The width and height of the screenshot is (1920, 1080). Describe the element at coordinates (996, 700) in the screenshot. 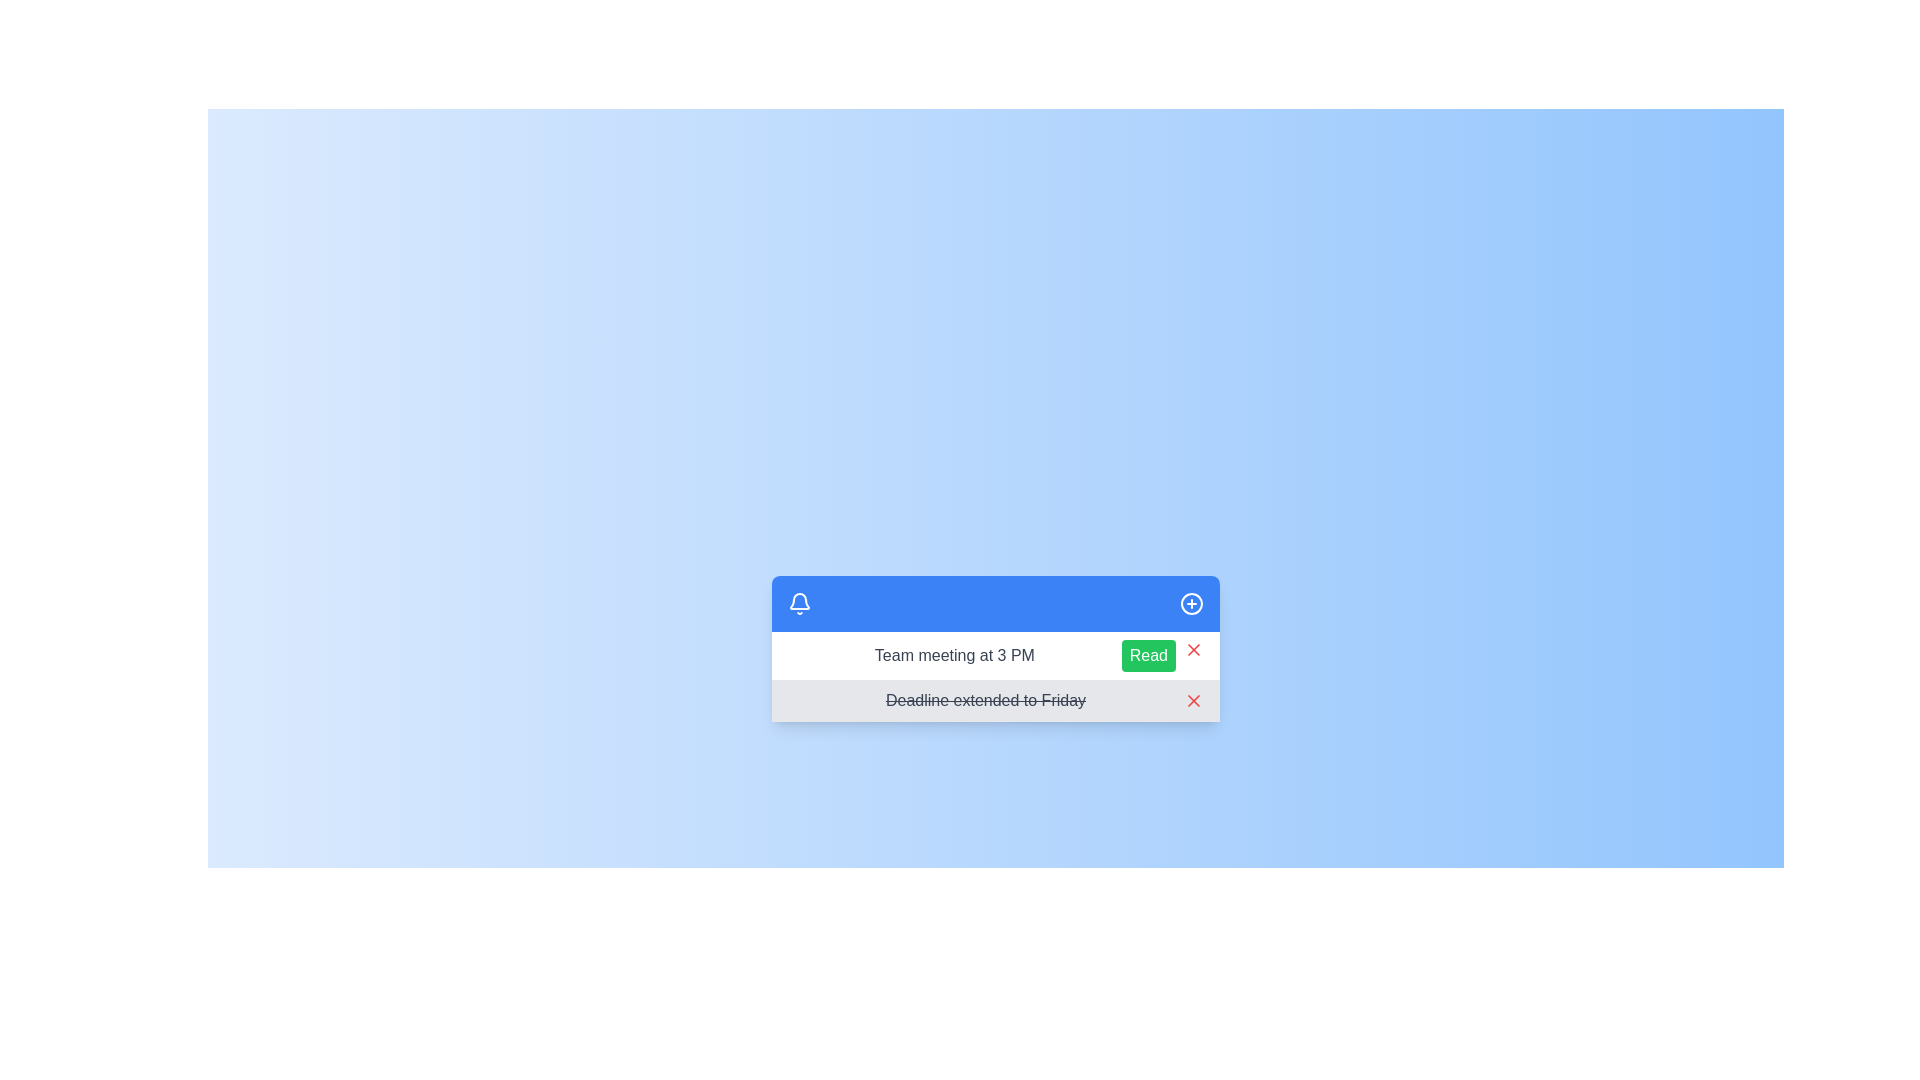

I see `the Notification bar that informs about a deadline update with a dismiss button` at that location.